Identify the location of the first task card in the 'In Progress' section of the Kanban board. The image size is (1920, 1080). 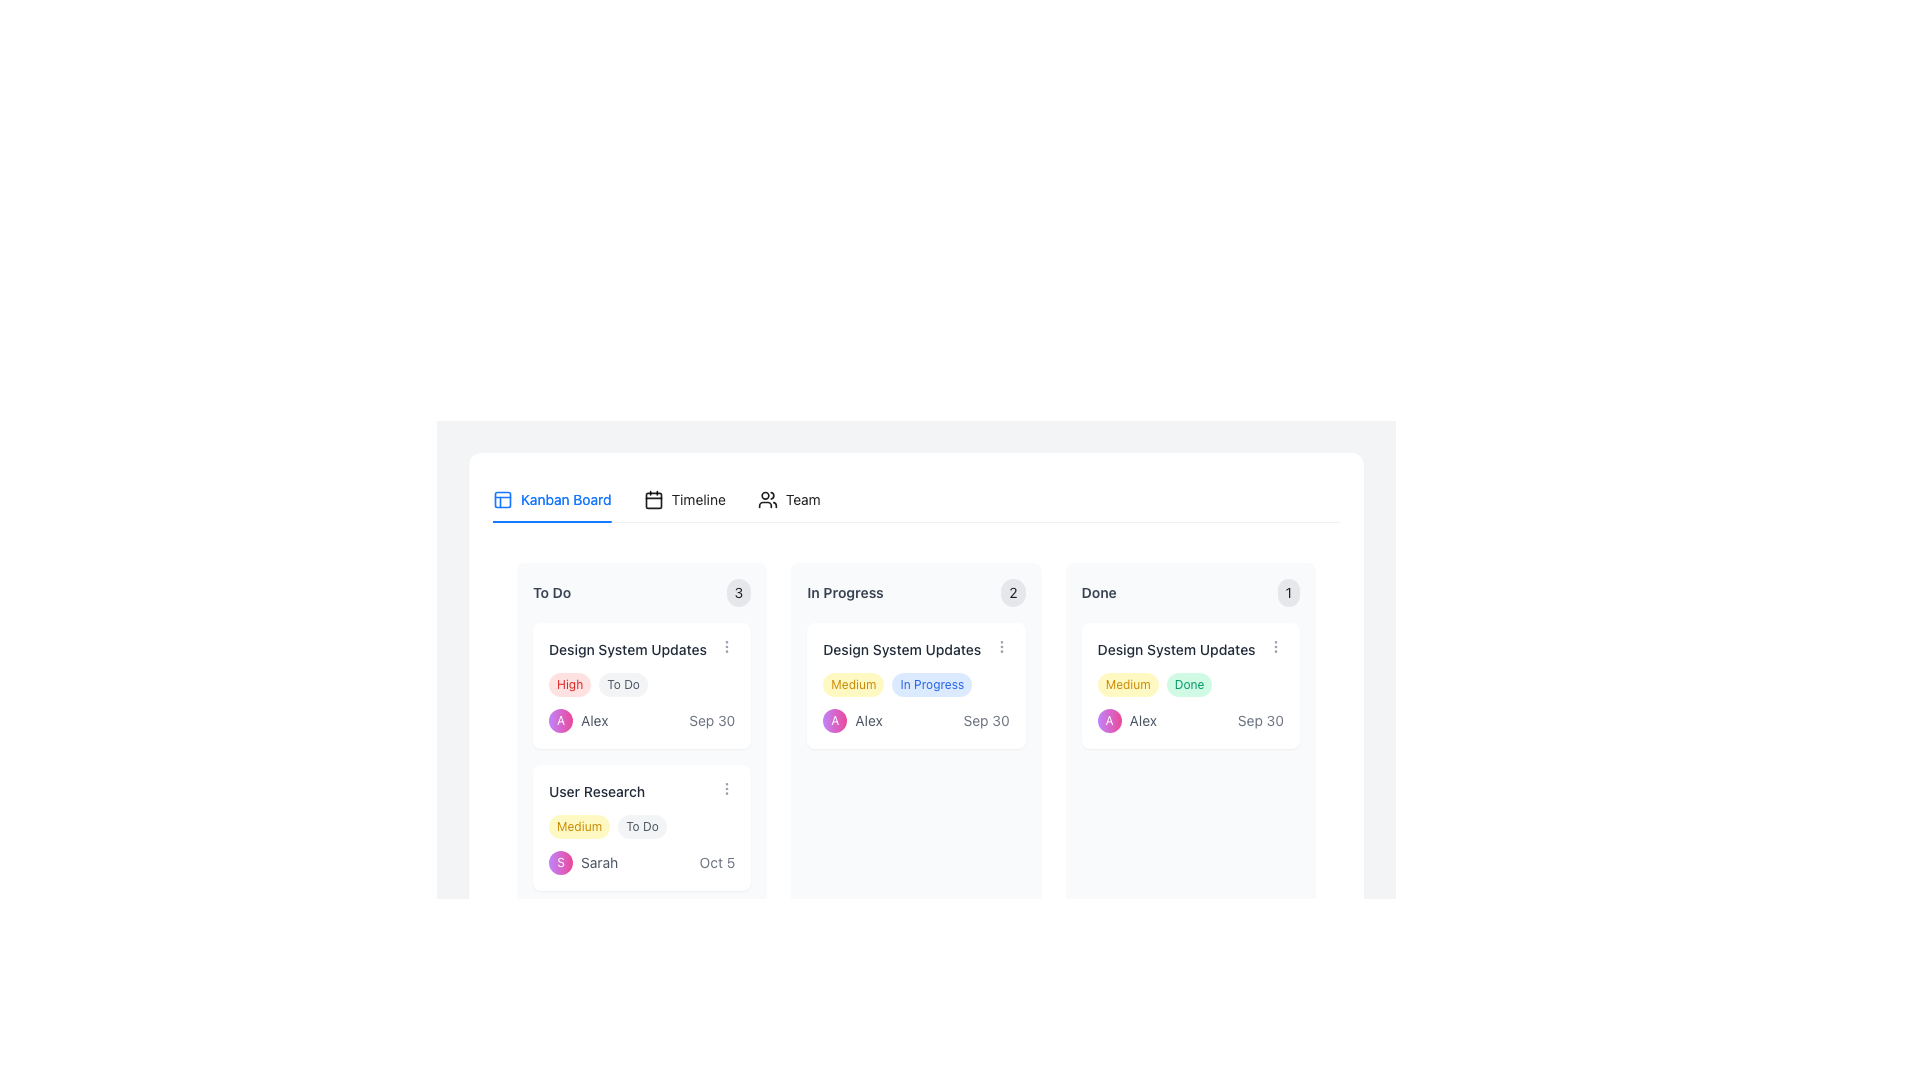
(915, 685).